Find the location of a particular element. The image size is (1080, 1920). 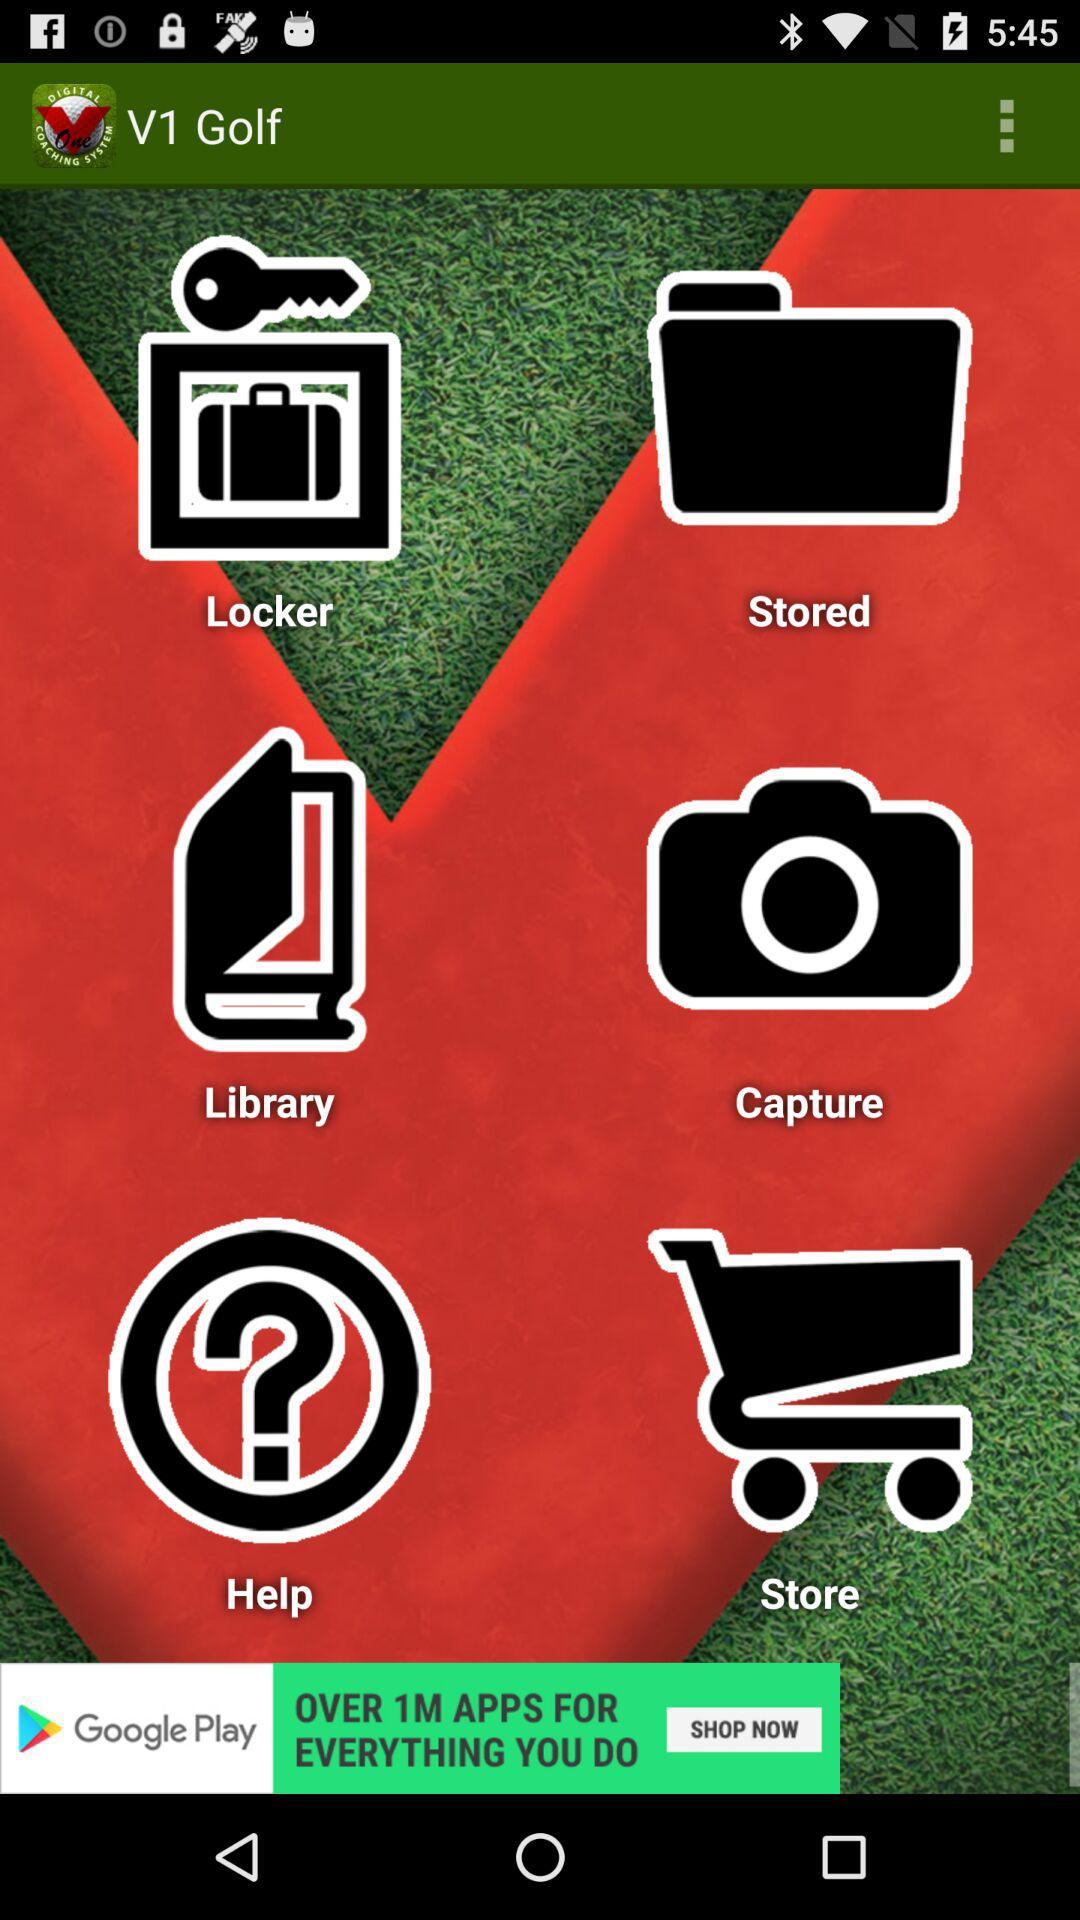

app next to v1 golf app is located at coordinates (1006, 124).